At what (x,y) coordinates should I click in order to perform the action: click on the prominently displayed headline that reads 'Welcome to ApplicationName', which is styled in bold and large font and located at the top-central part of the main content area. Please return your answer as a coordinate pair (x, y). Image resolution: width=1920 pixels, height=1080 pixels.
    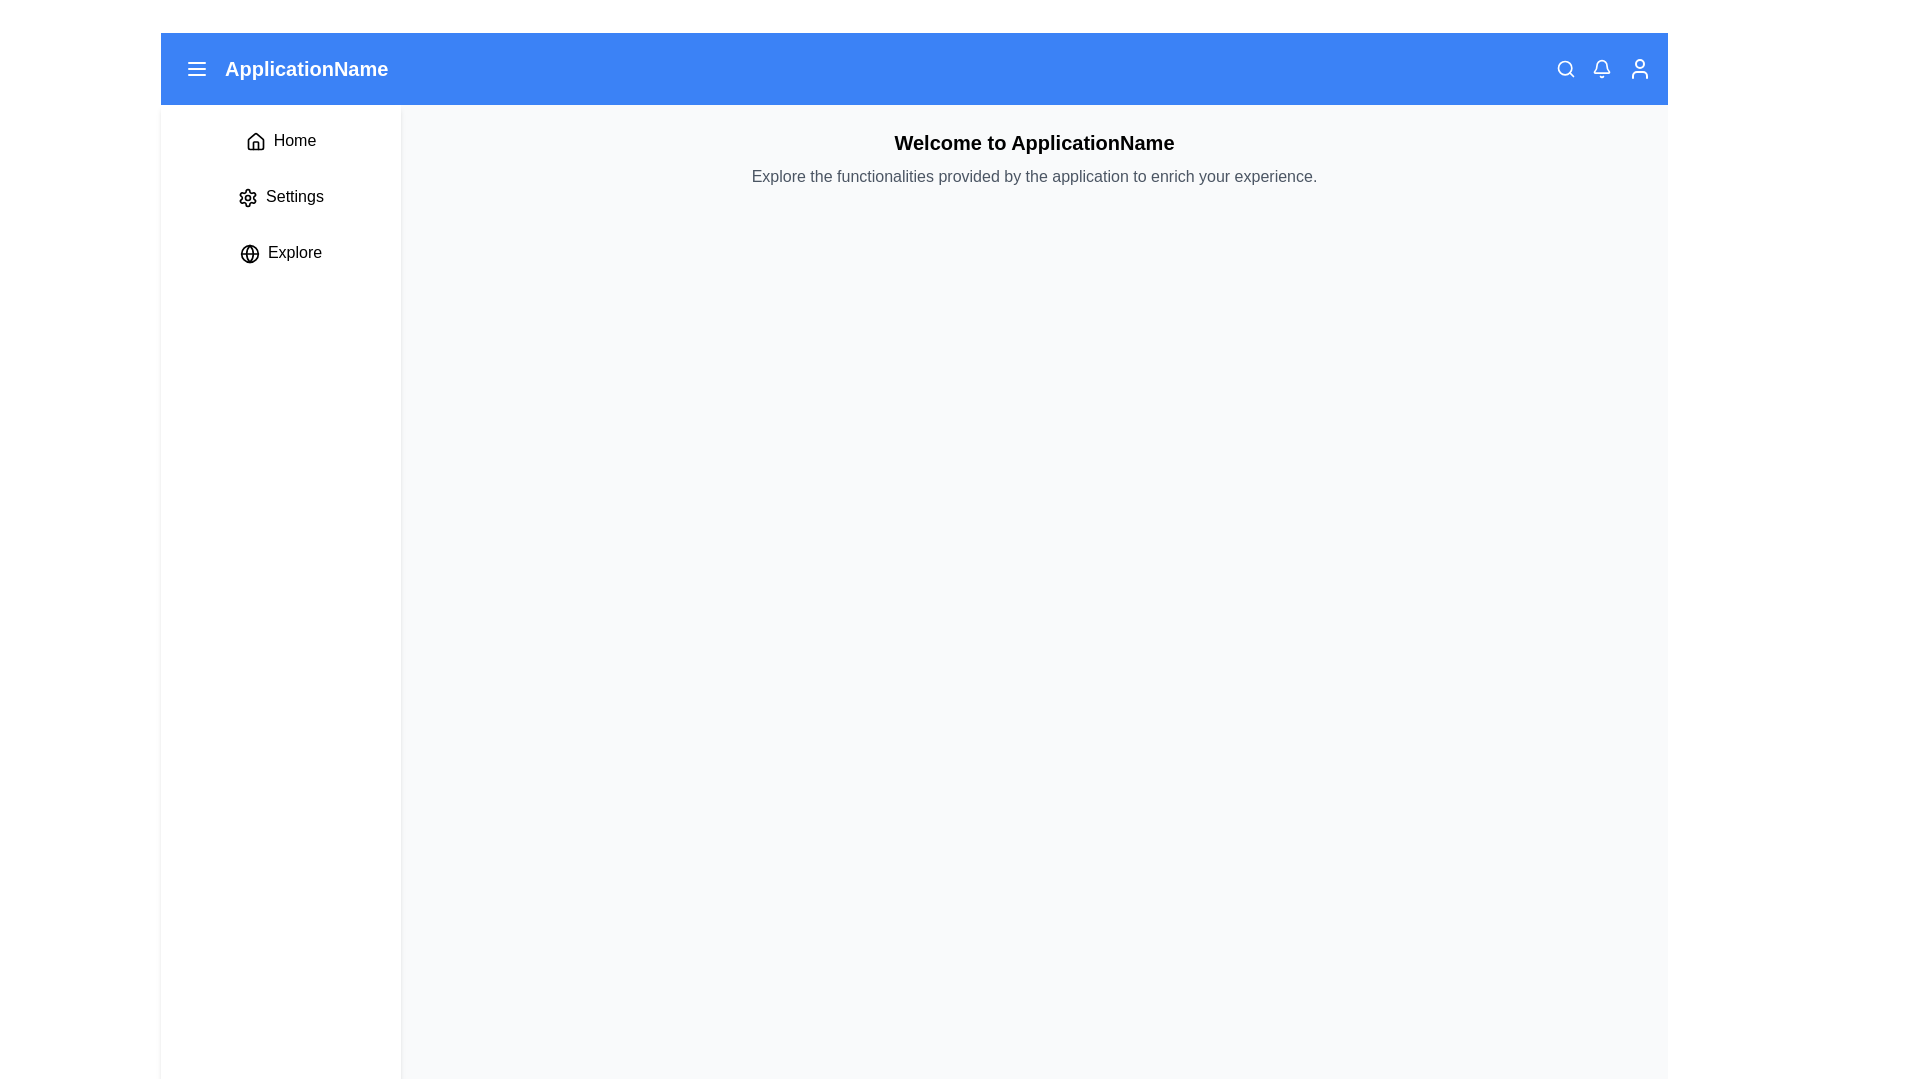
    Looking at the image, I should click on (1034, 141).